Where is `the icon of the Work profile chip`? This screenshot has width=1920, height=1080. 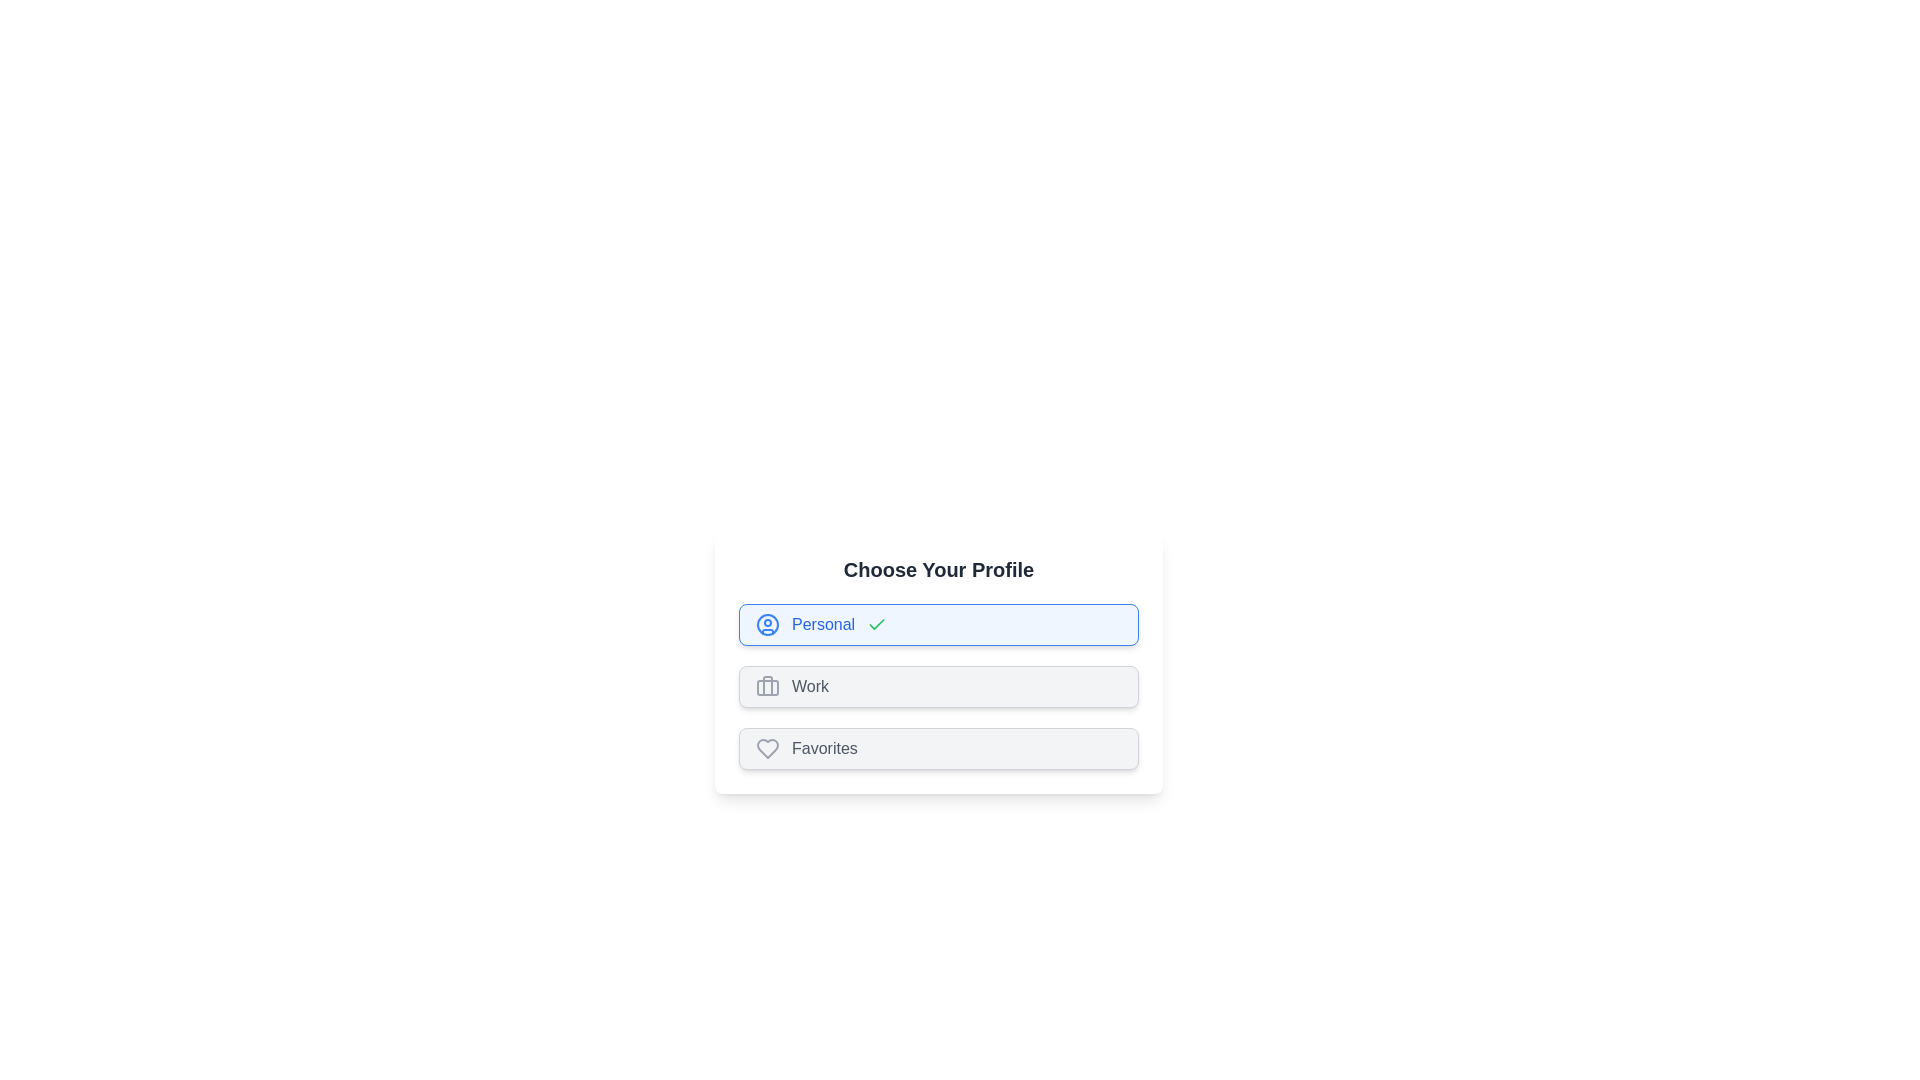
the icon of the Work profile chip is located at coordinates (767, 685).